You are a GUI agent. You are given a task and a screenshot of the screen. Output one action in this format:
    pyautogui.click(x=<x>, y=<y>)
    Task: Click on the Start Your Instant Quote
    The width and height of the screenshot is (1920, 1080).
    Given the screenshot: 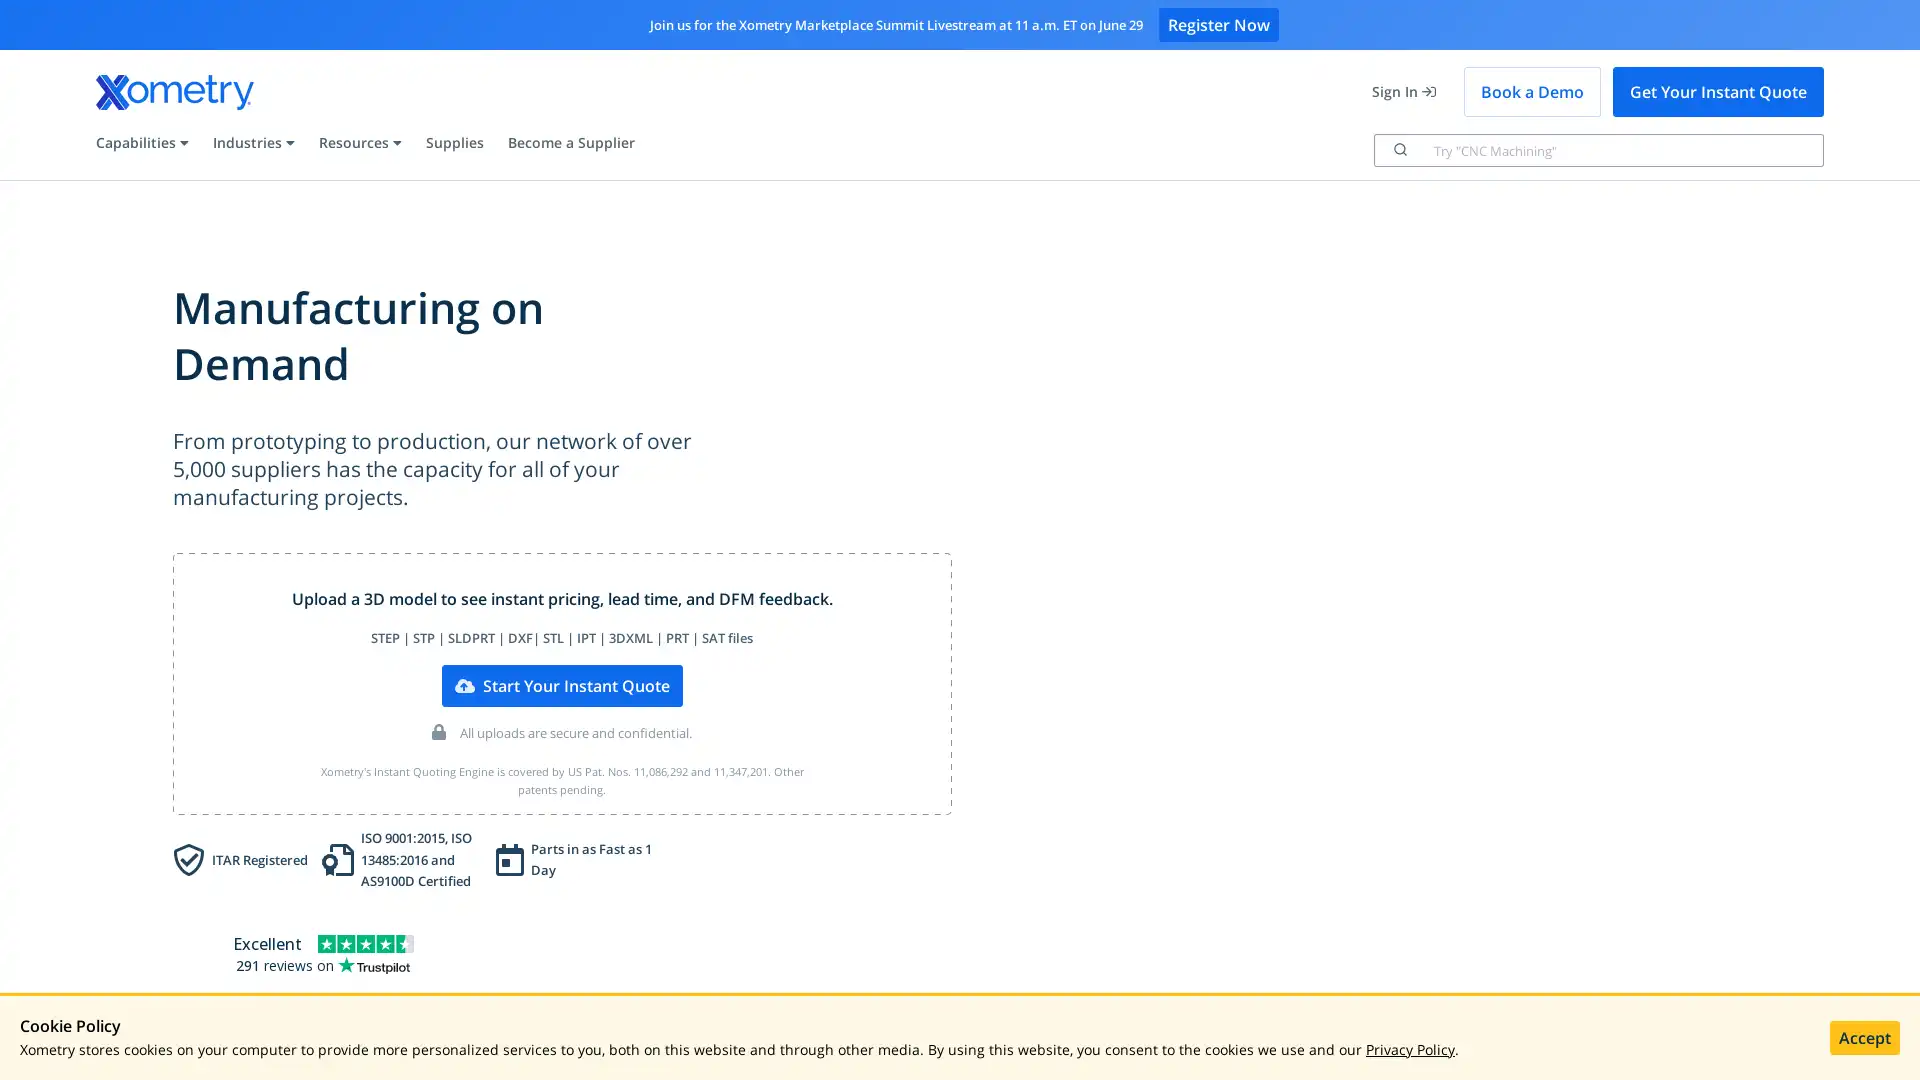 What is the action you would take?
    pyautogui.click(x=560, y=685)
    